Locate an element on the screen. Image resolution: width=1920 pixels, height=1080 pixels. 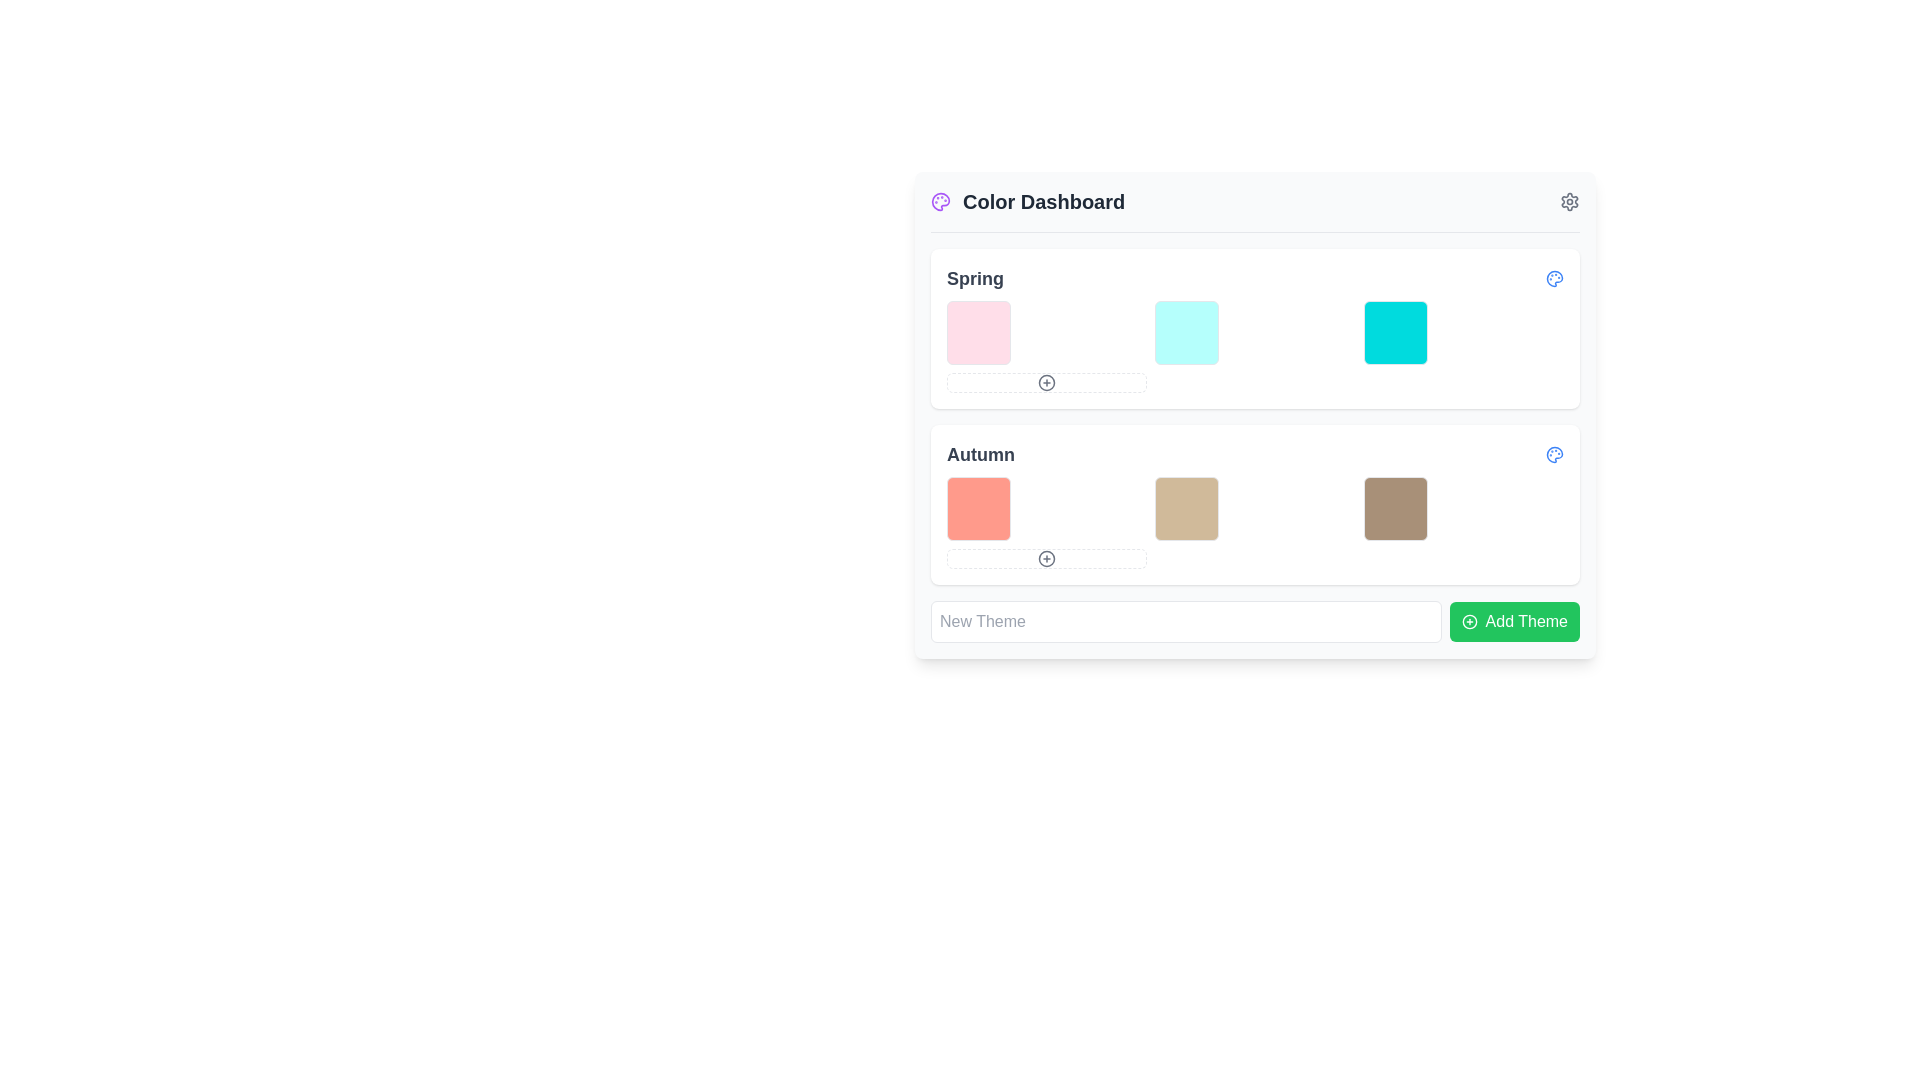
the grid layout containing three color blocks (light red, beige, brown) and the plus icon for adding new entries in the 'Autumn' section is located at coordinates (1254, 522).